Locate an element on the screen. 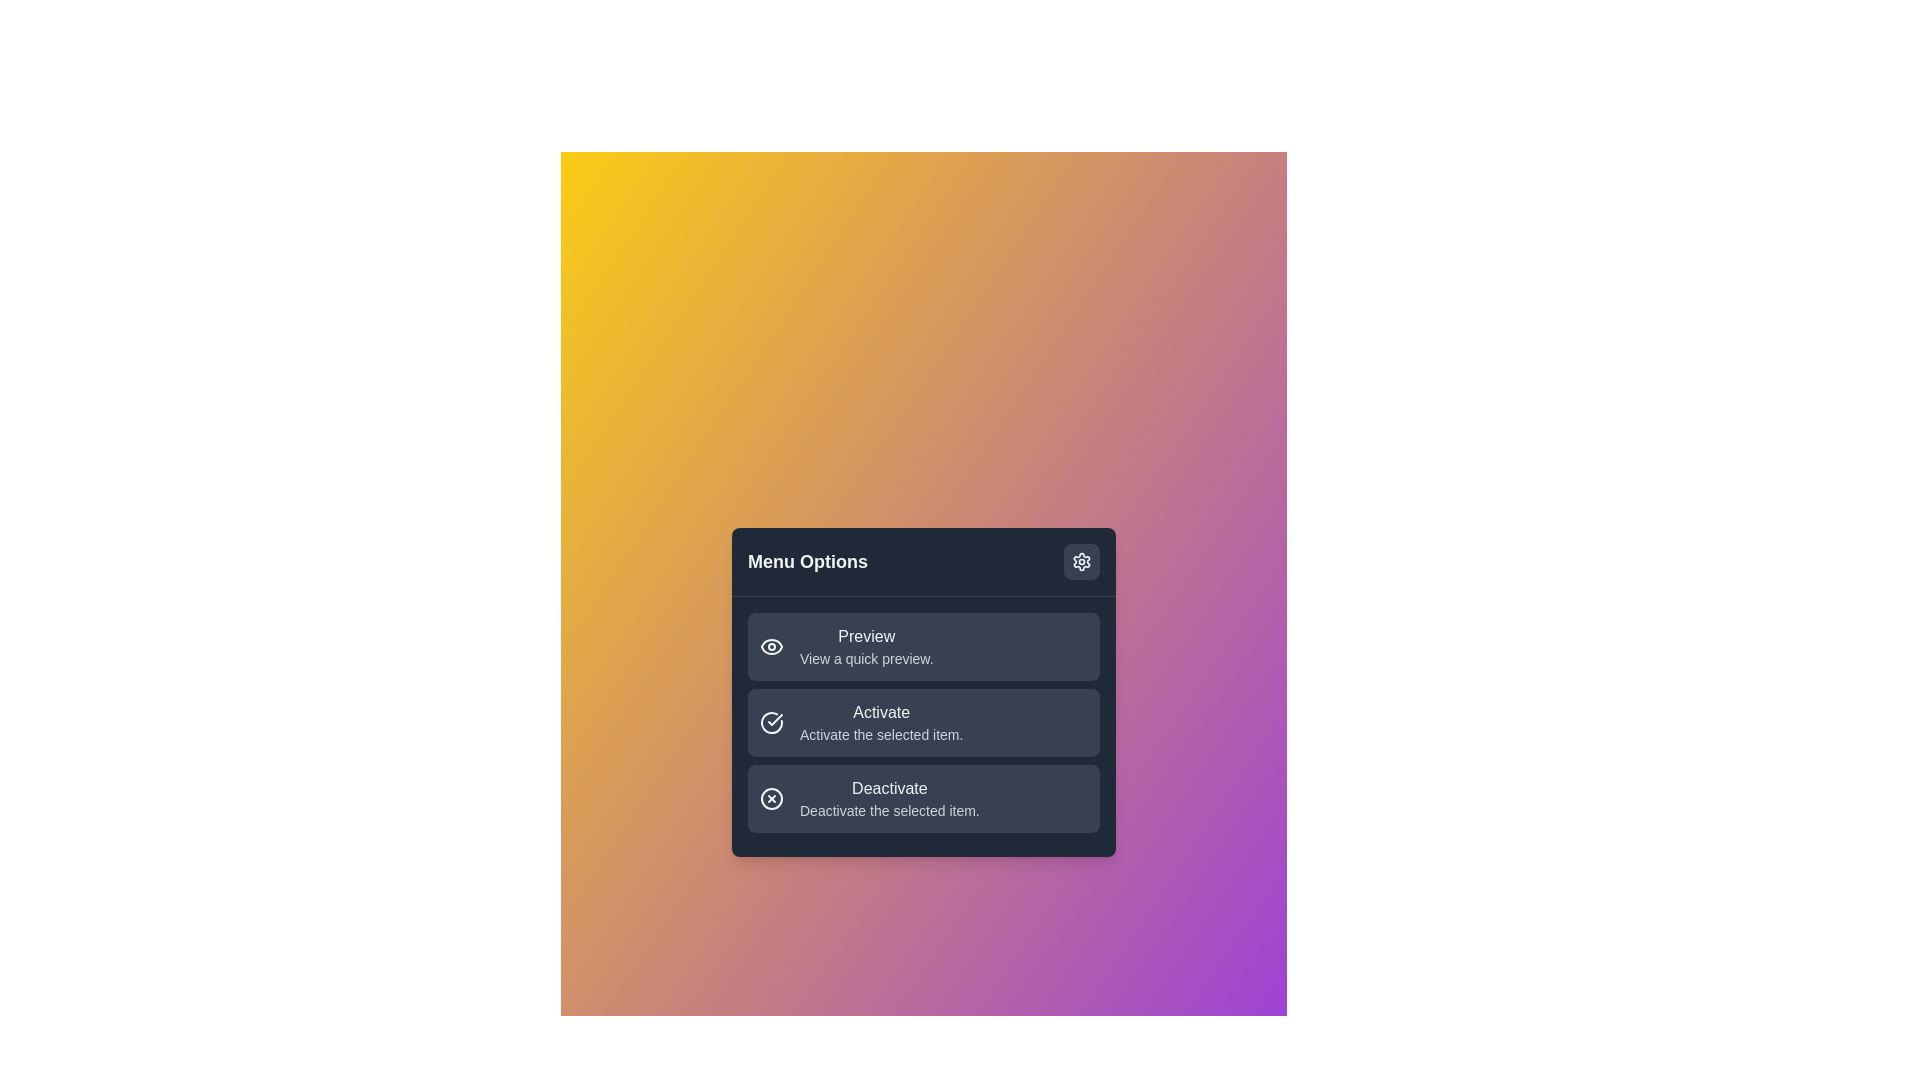  the 'Deactivate' option to deactivate the selected item is located at coordinates (923, 797).